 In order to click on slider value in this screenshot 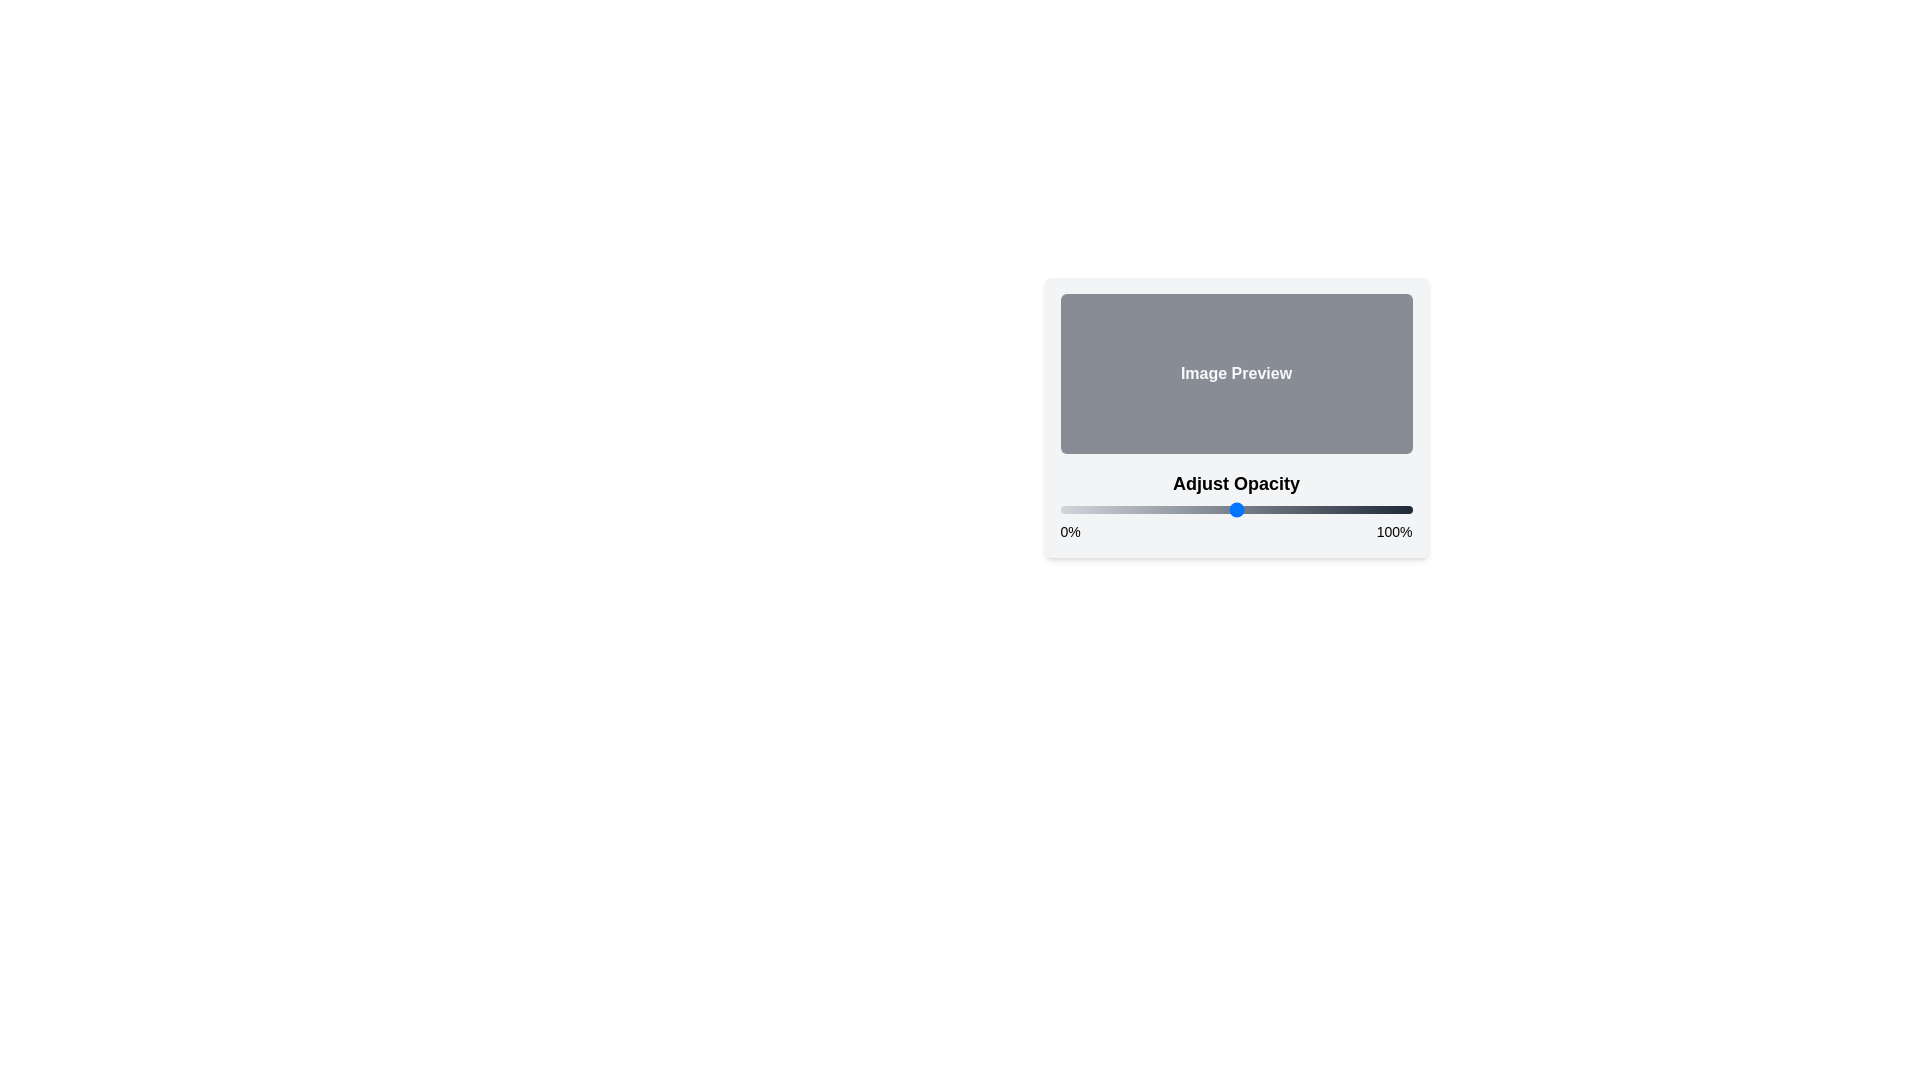, I will do `click(1069, 508)`.